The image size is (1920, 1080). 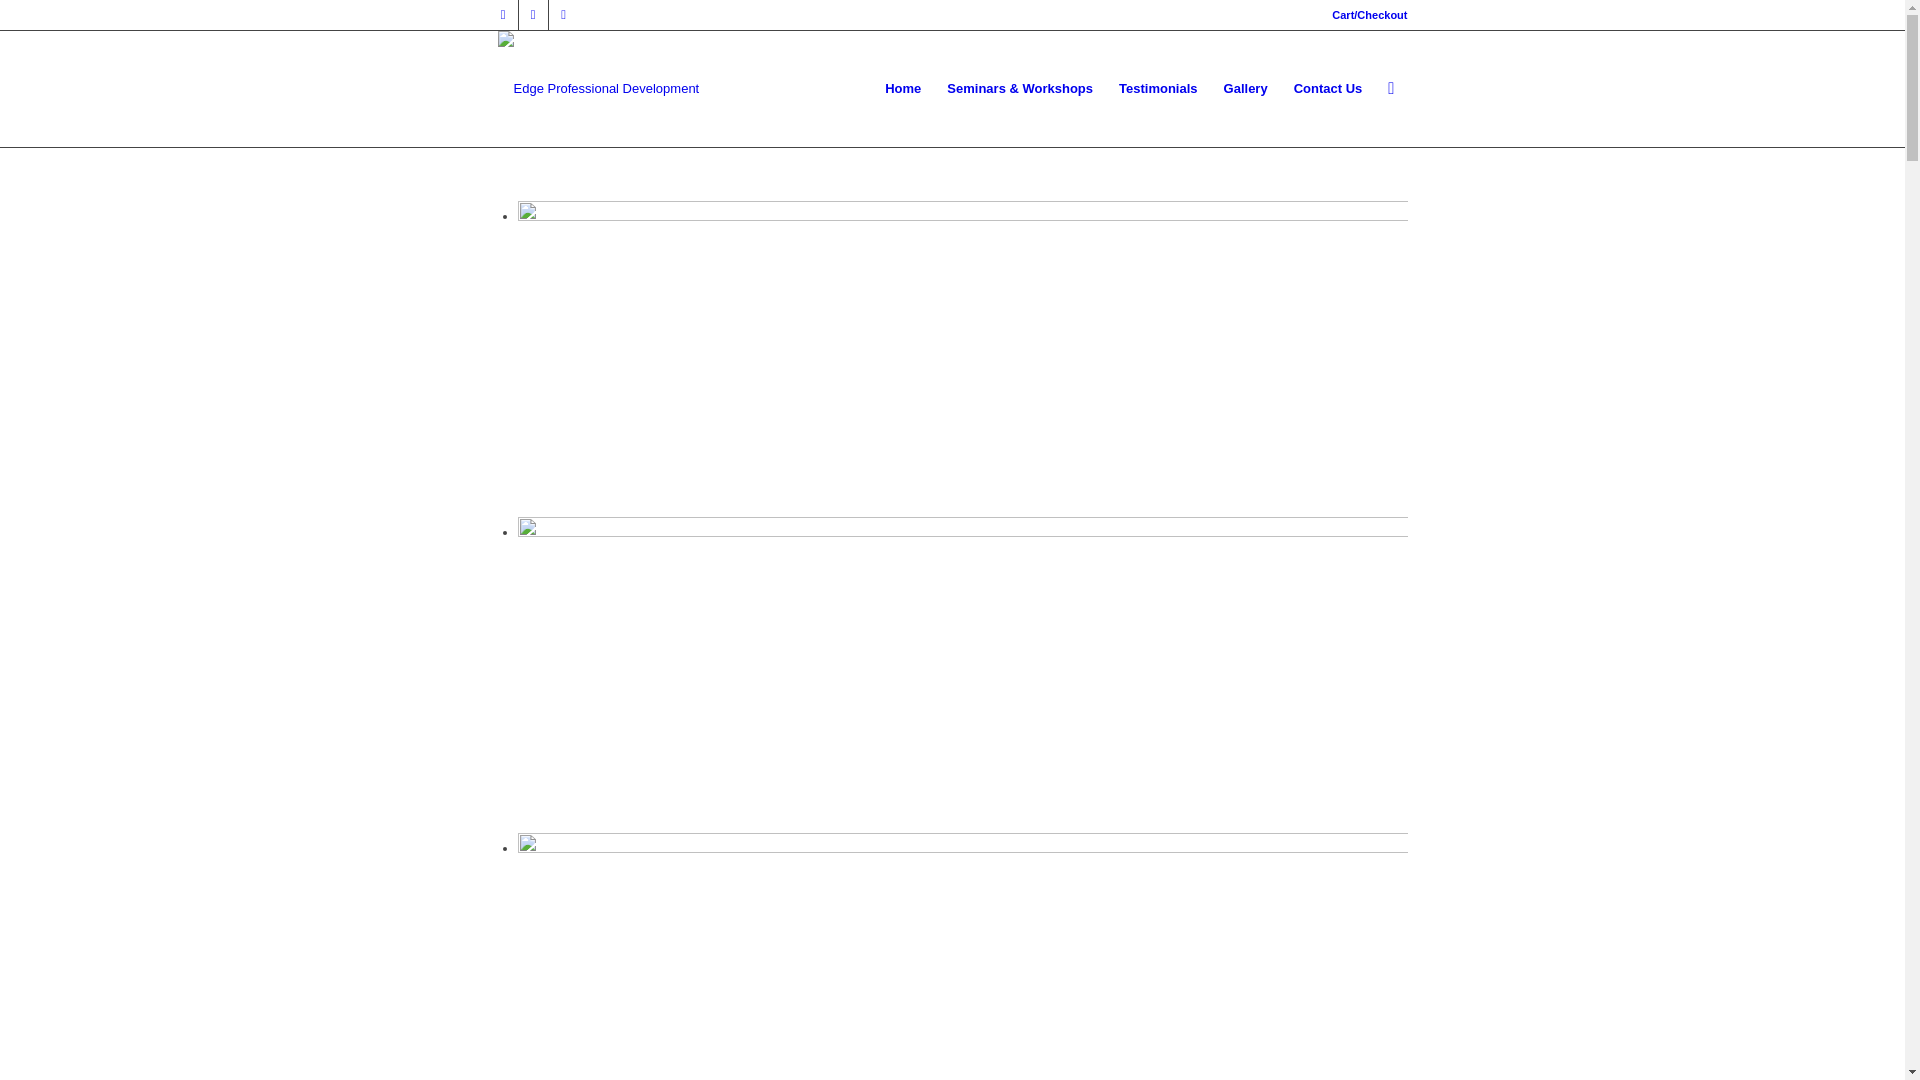 What do you see at coordinates (532, 15) in the screenshot?
I see `'Twitter'` at bounding box center [532, 15].